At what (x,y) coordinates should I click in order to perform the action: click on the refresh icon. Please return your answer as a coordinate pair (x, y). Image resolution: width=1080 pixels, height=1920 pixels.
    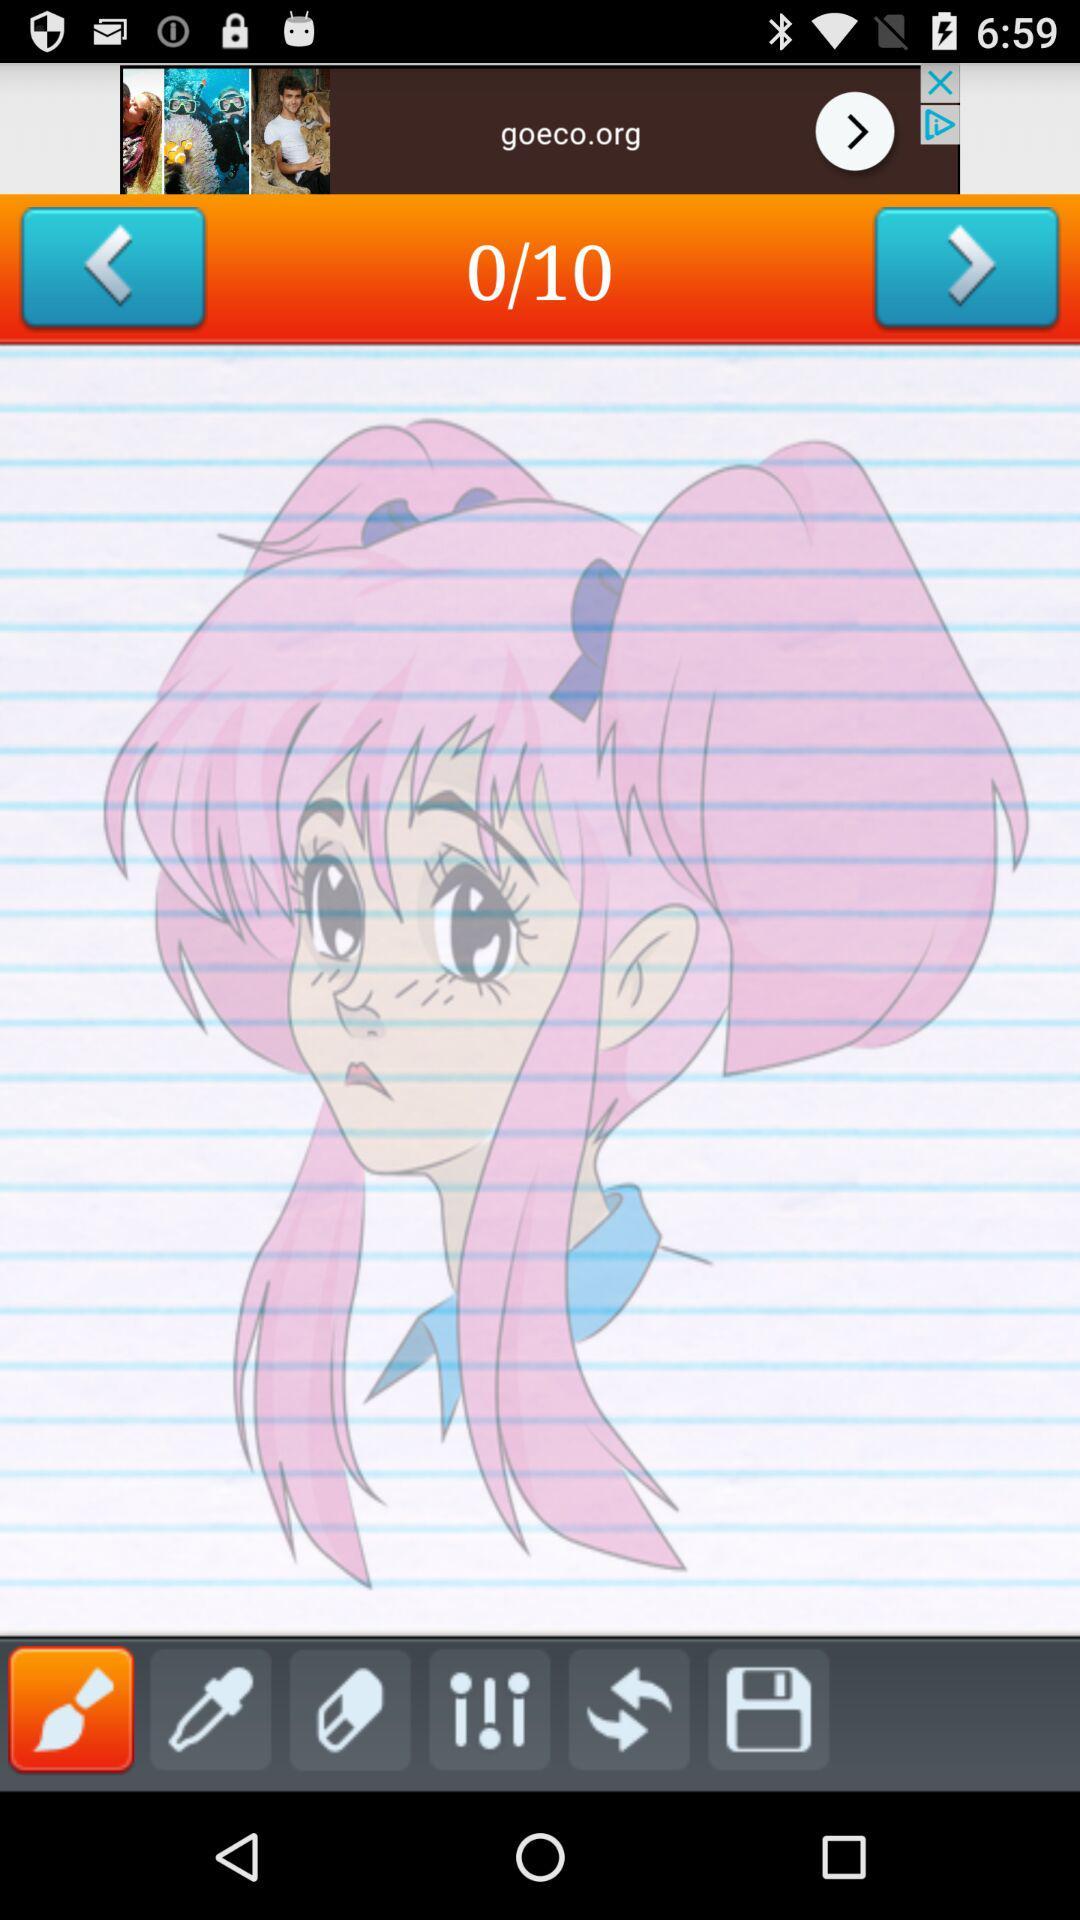
    Looking at the image, I should click on (628, 1830).